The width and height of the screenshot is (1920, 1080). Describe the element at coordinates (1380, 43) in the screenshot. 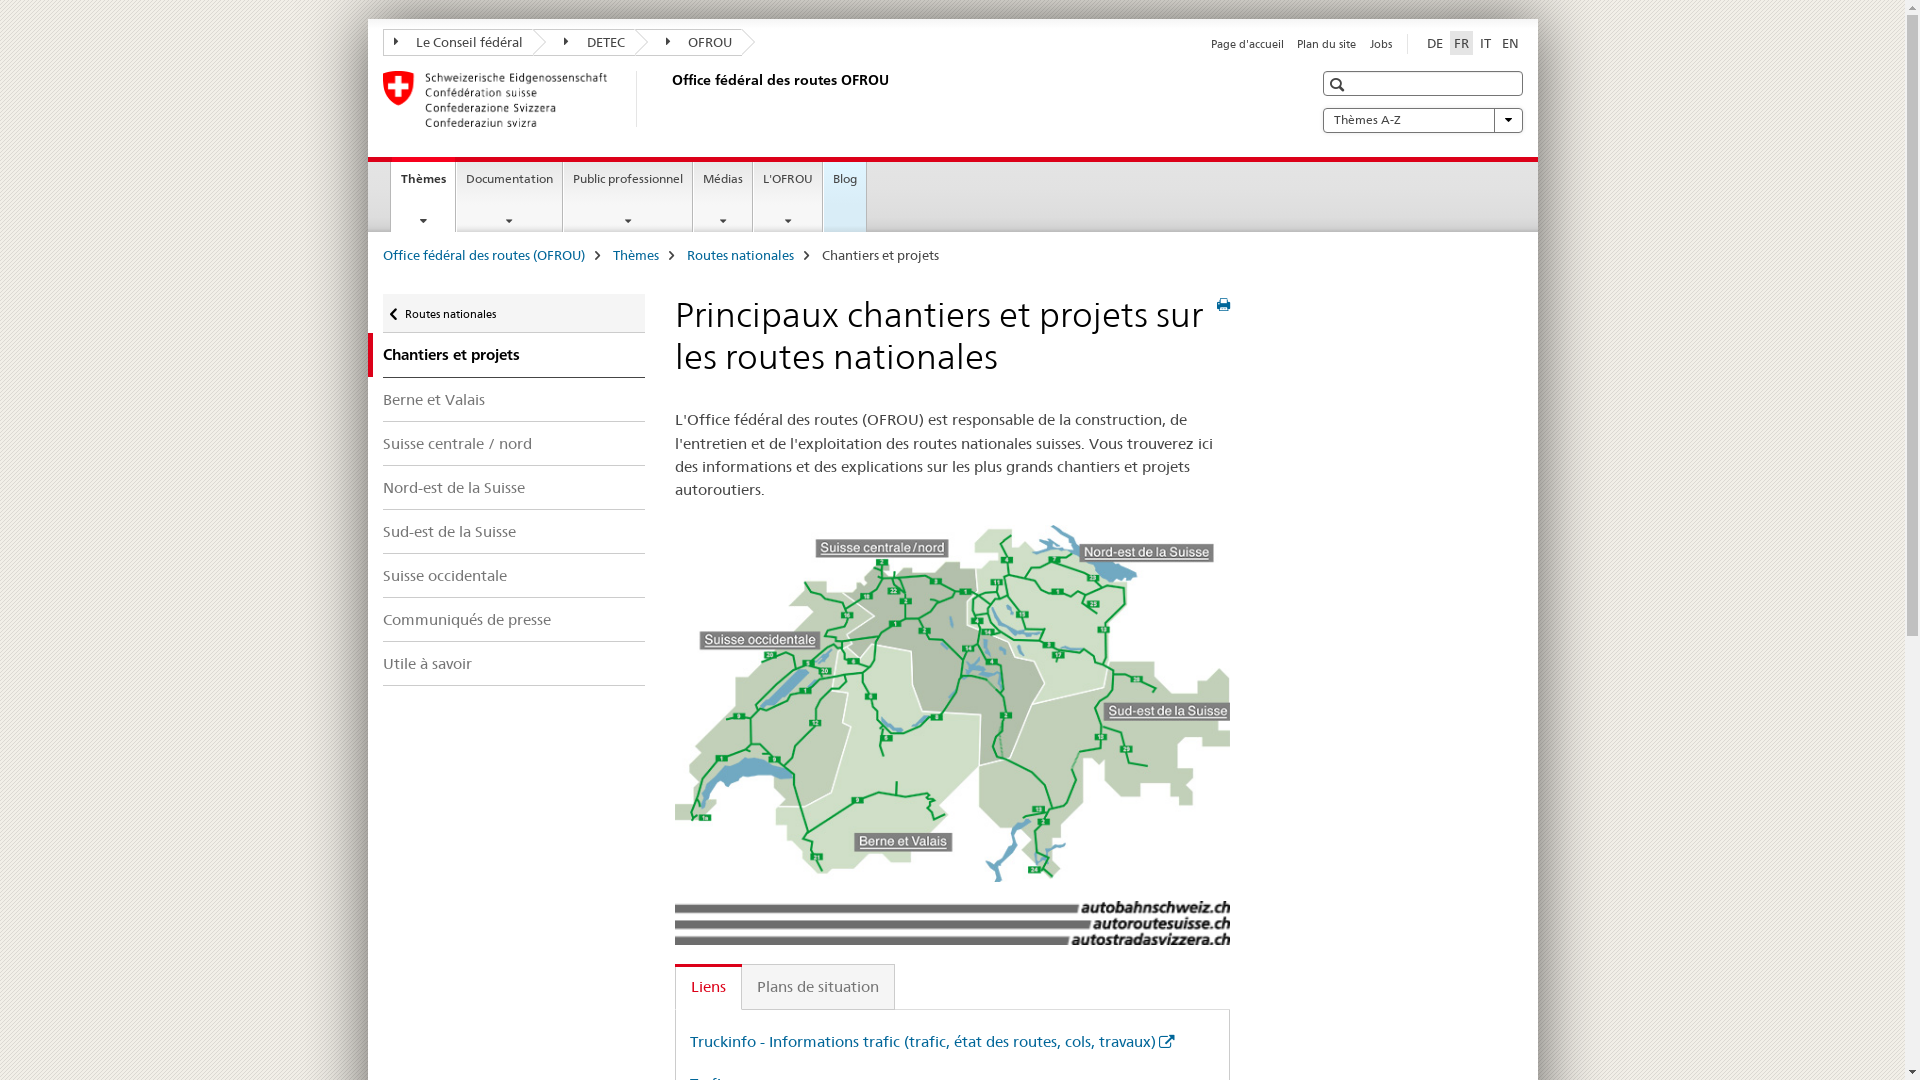

I see `'Jobs'` at that location.